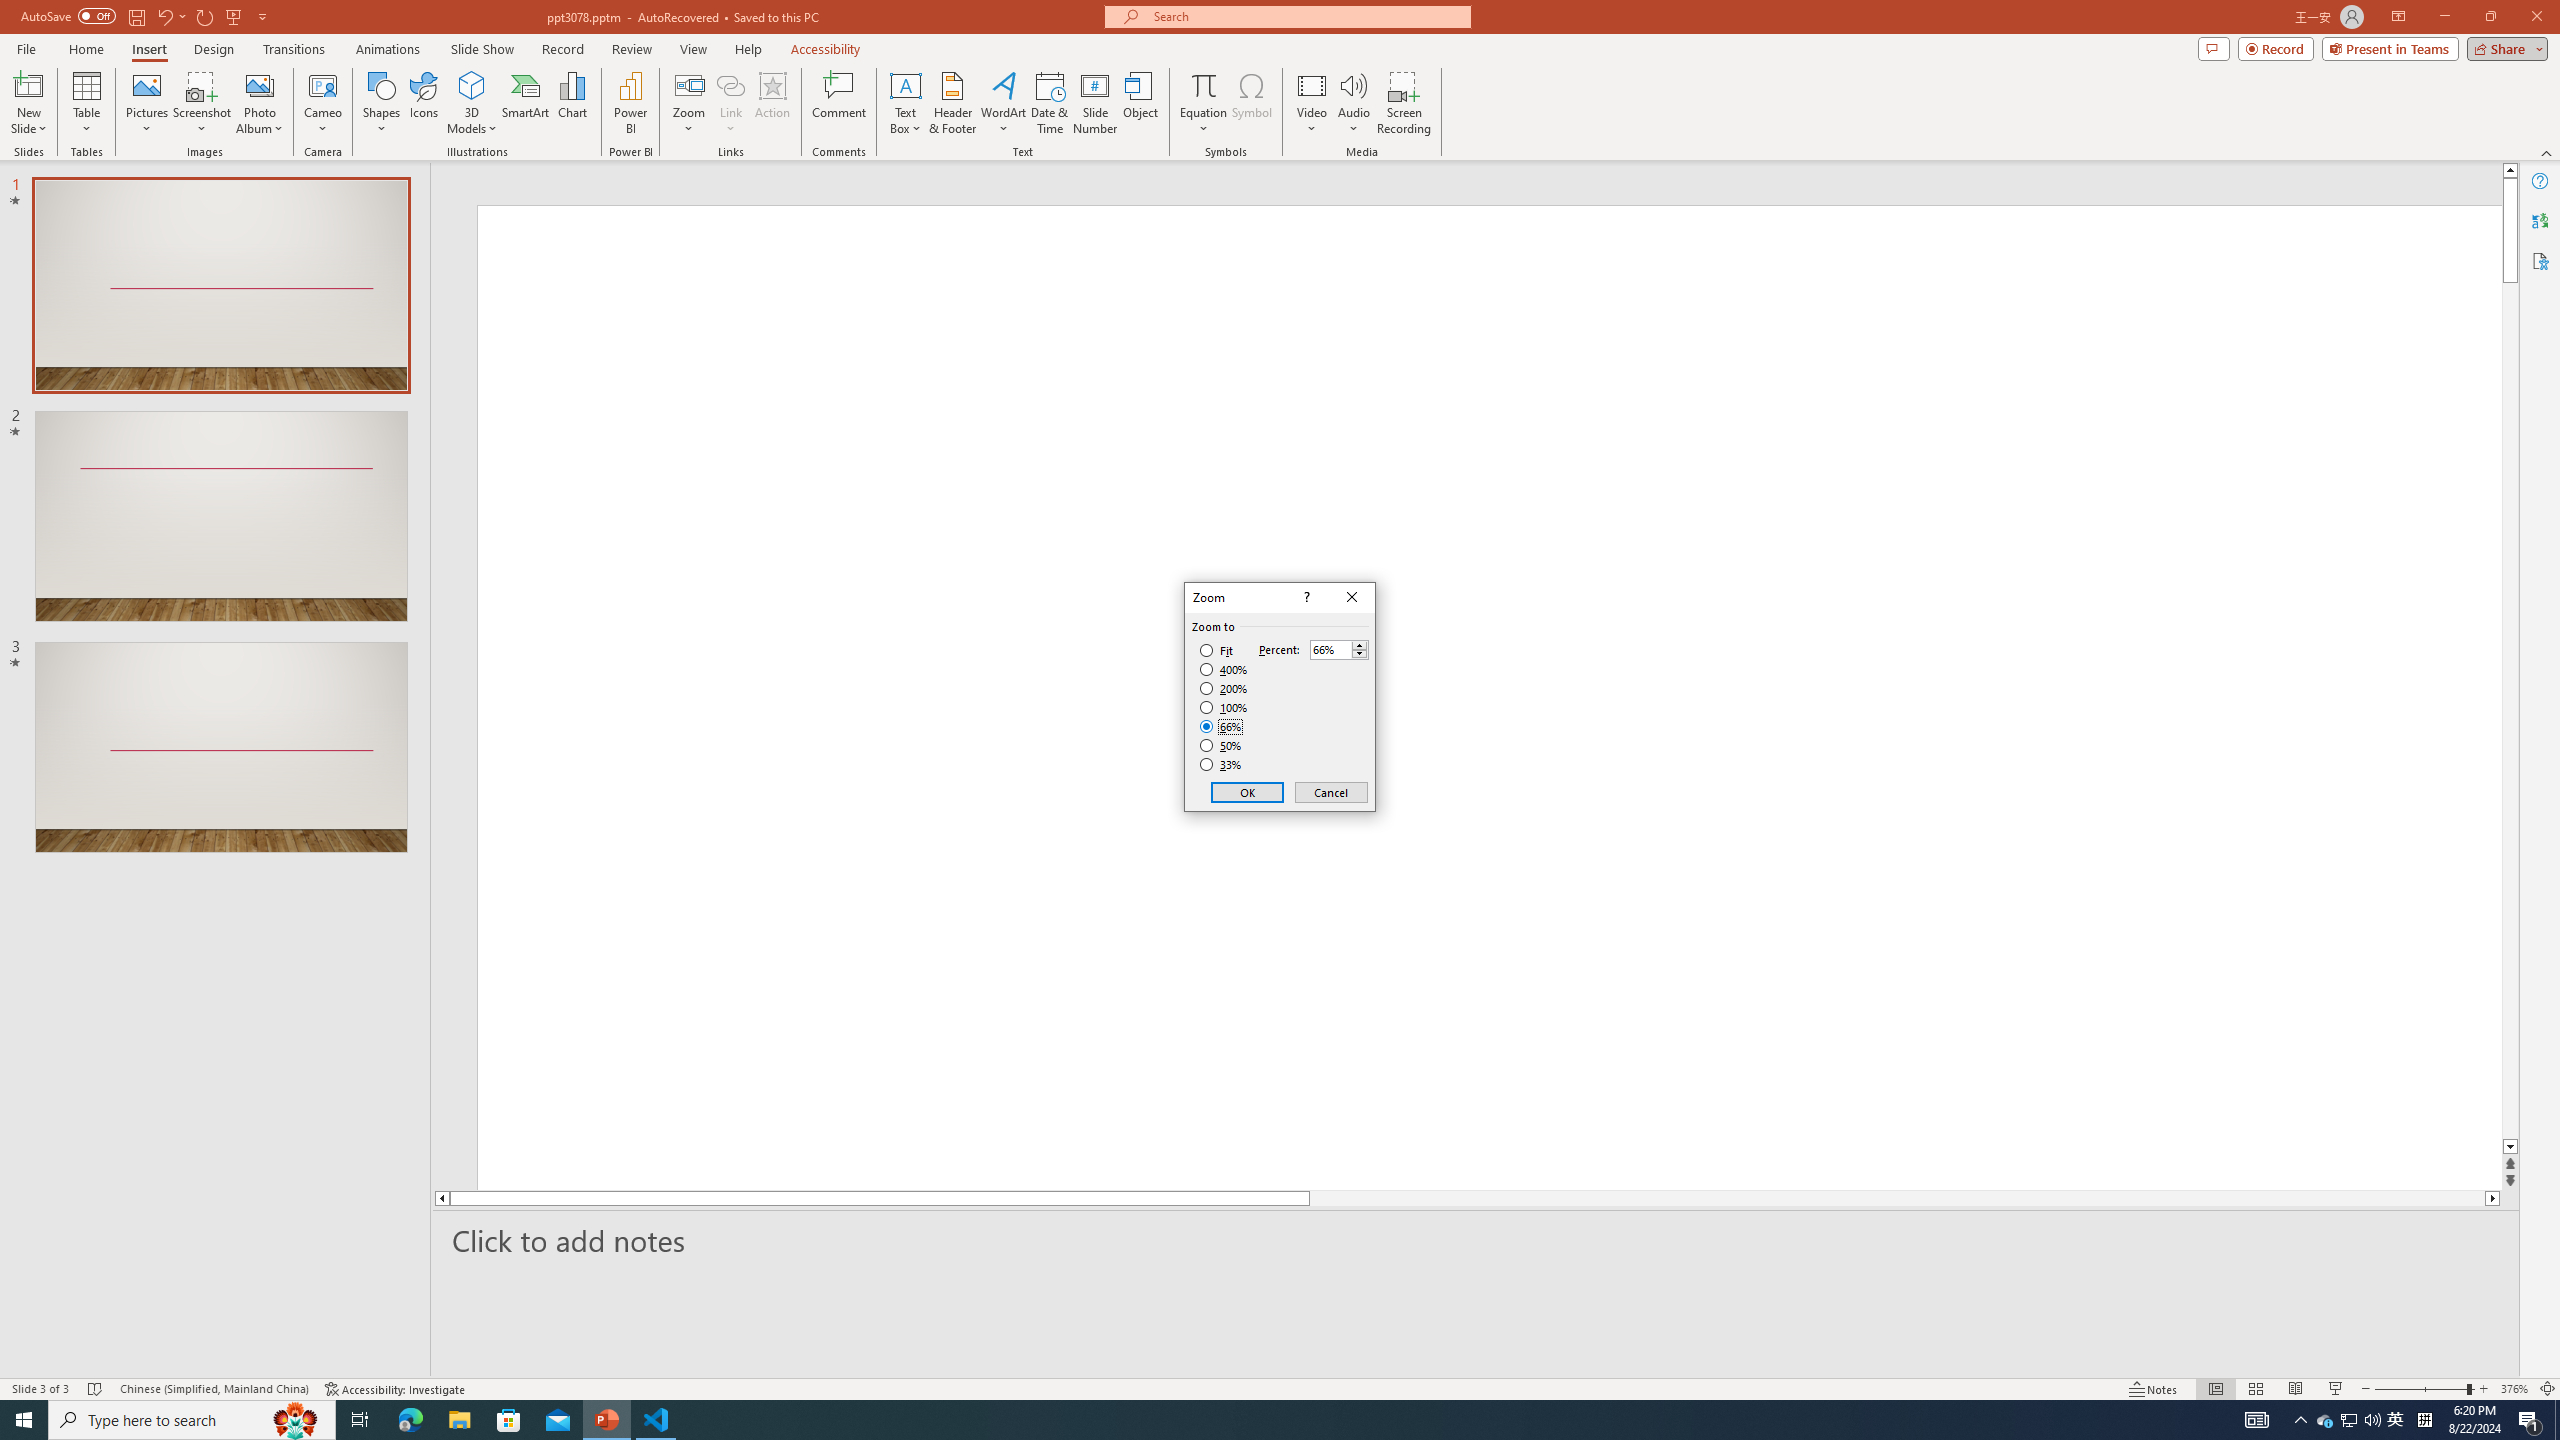 The height and width of the screenshot is (1440, 2560). What do you see at coordinates (1353, 103) in the screenshot?
I see `'Audio'` at bounding box center [1353, 103].